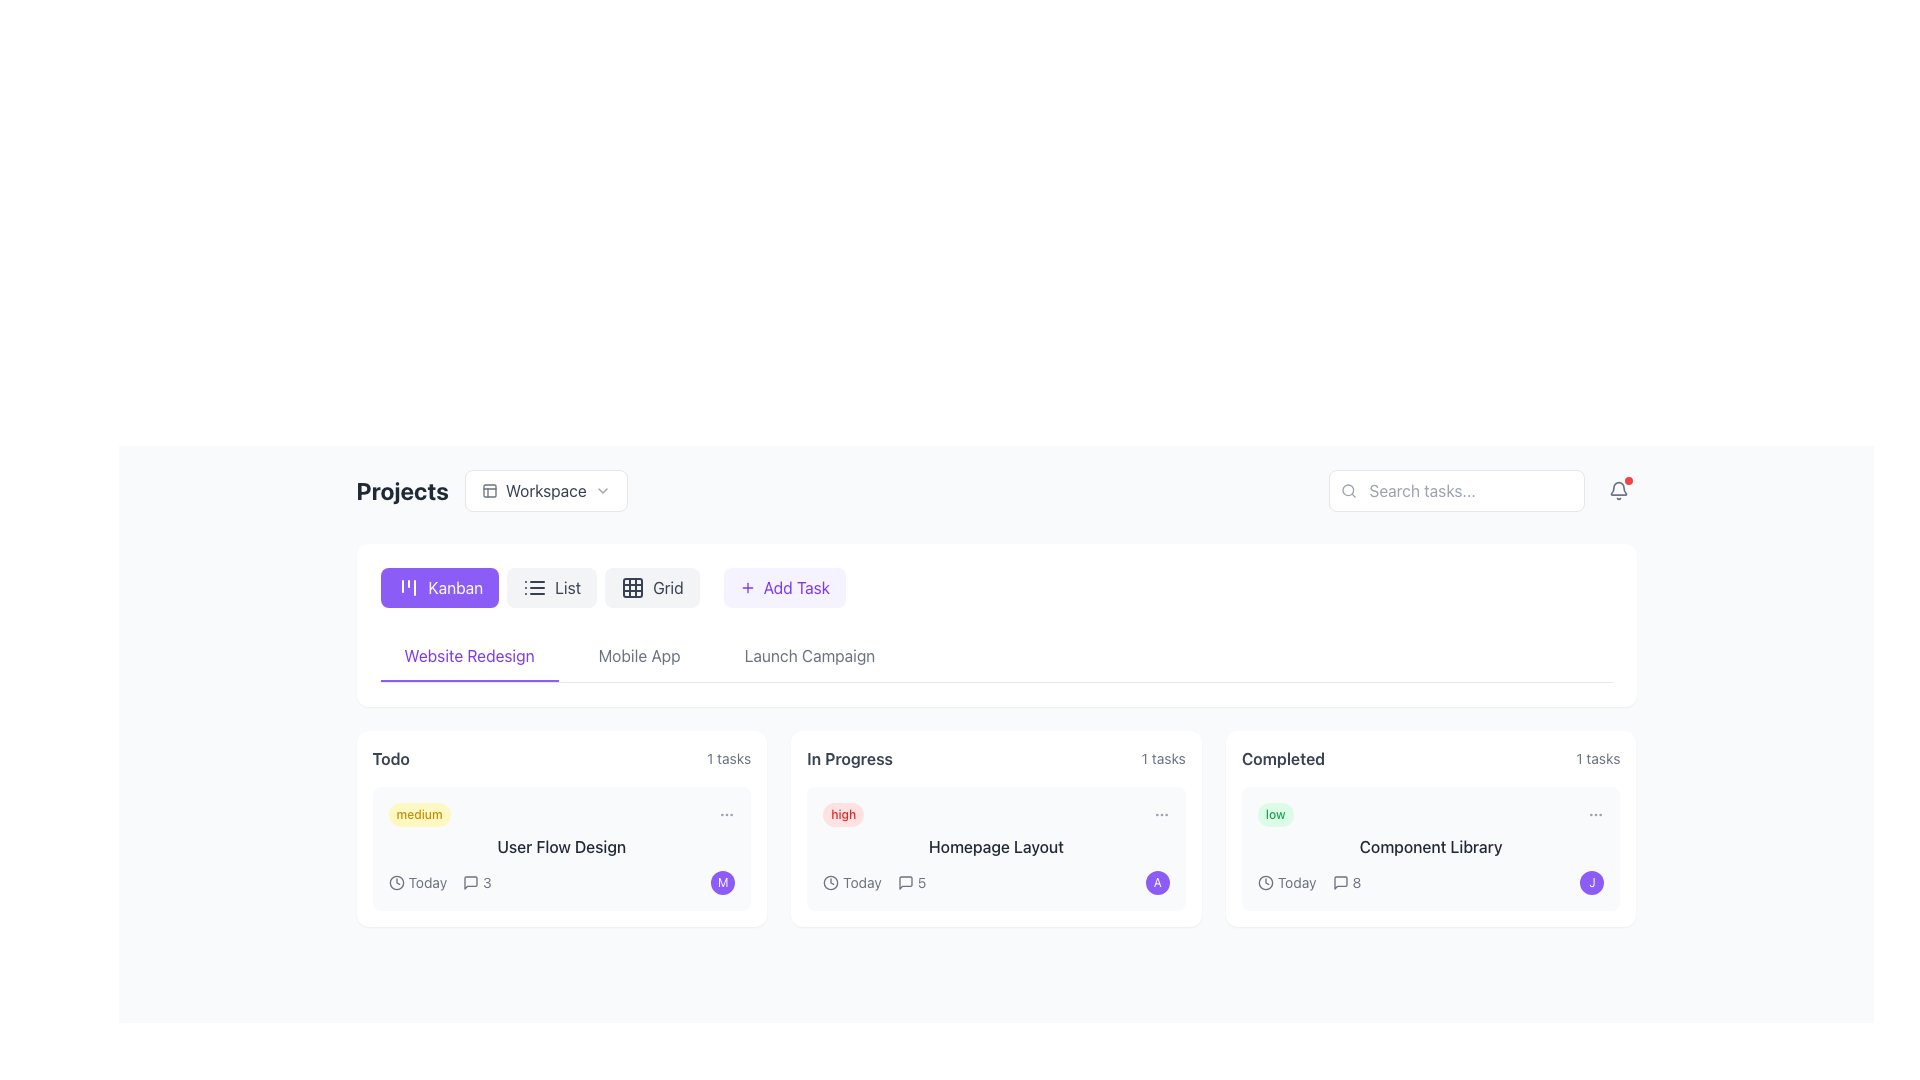  Describe the element at coordinates (552, 586) in the screenshot. I see `the 'List' button, which is a rectangular button with rounded corners, light gray background, and dark gray text, located in the top-central area of the page under the 'Projects' header` at that location.